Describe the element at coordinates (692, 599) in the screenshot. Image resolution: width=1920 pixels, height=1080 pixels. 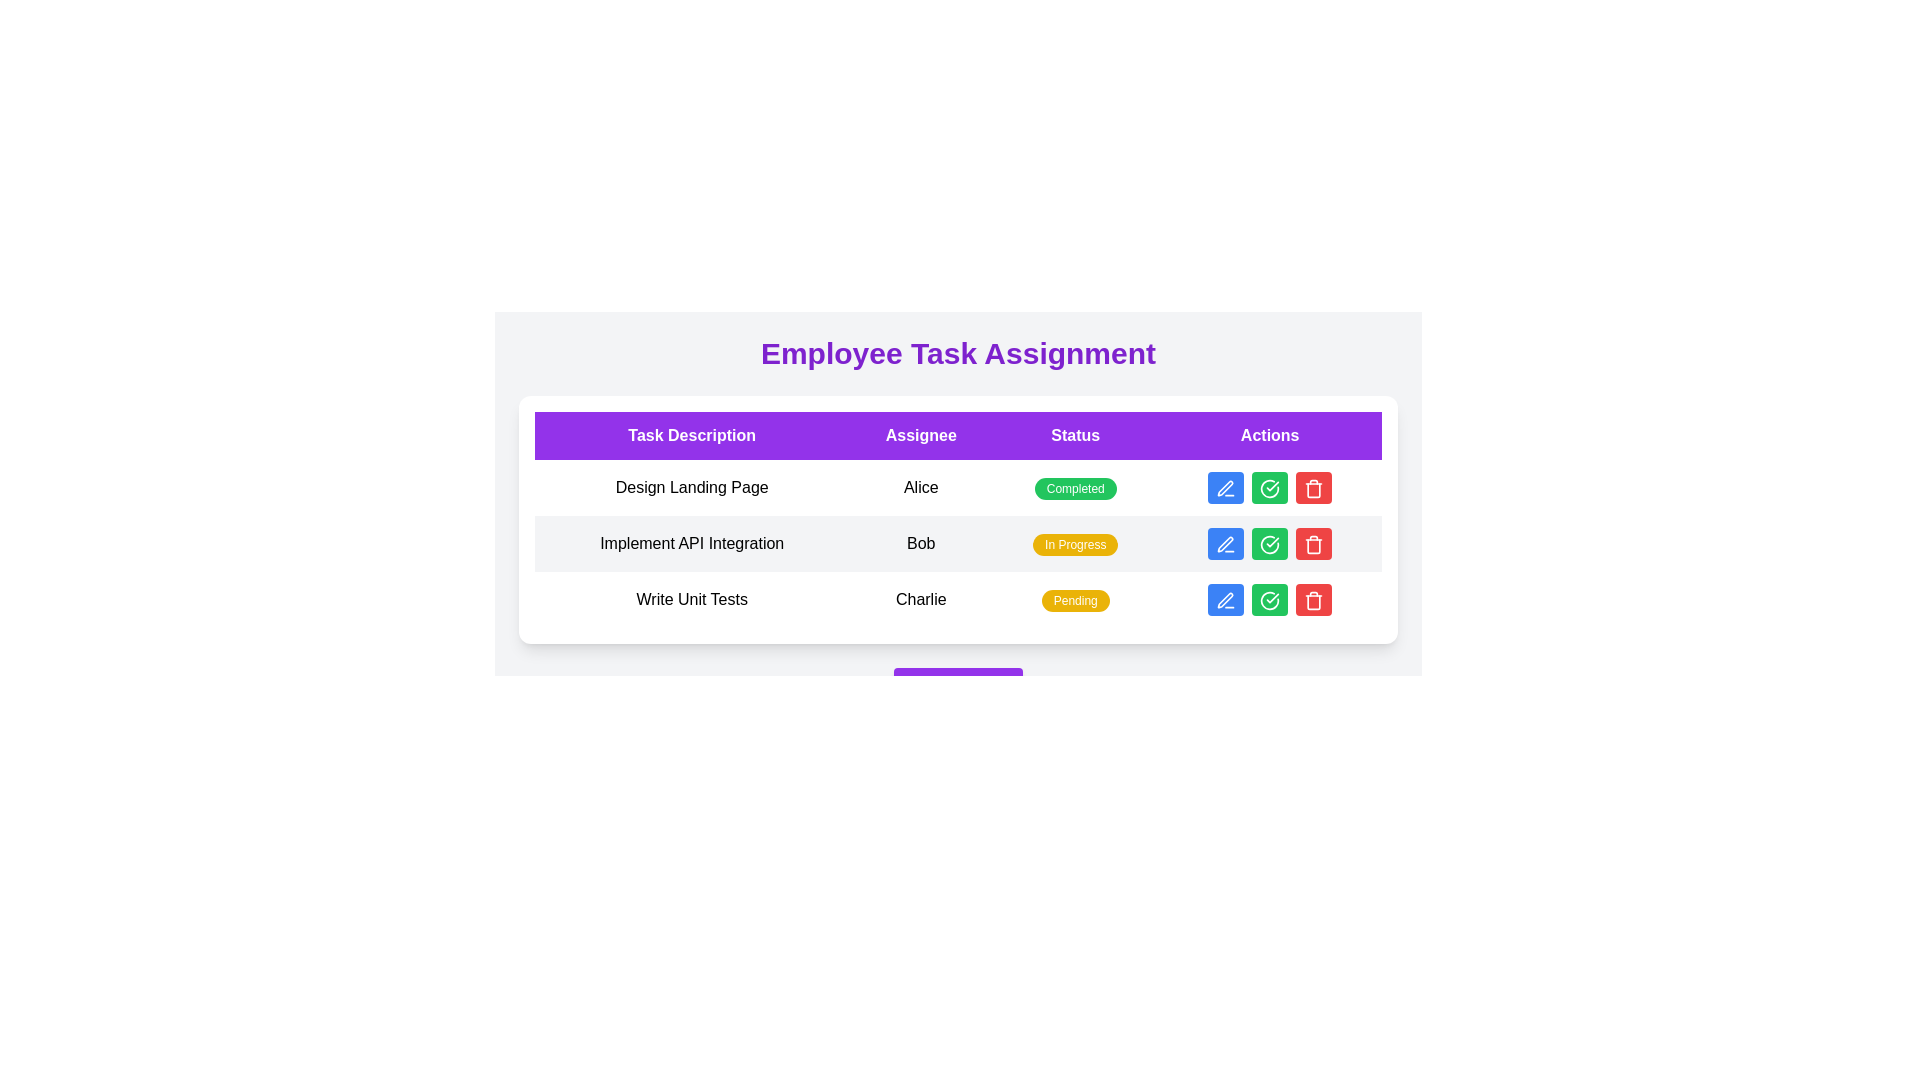
I see `the label displaying 'Write Unit Tests' located in the third row of the table under the 'Task Description' column header` at that location.